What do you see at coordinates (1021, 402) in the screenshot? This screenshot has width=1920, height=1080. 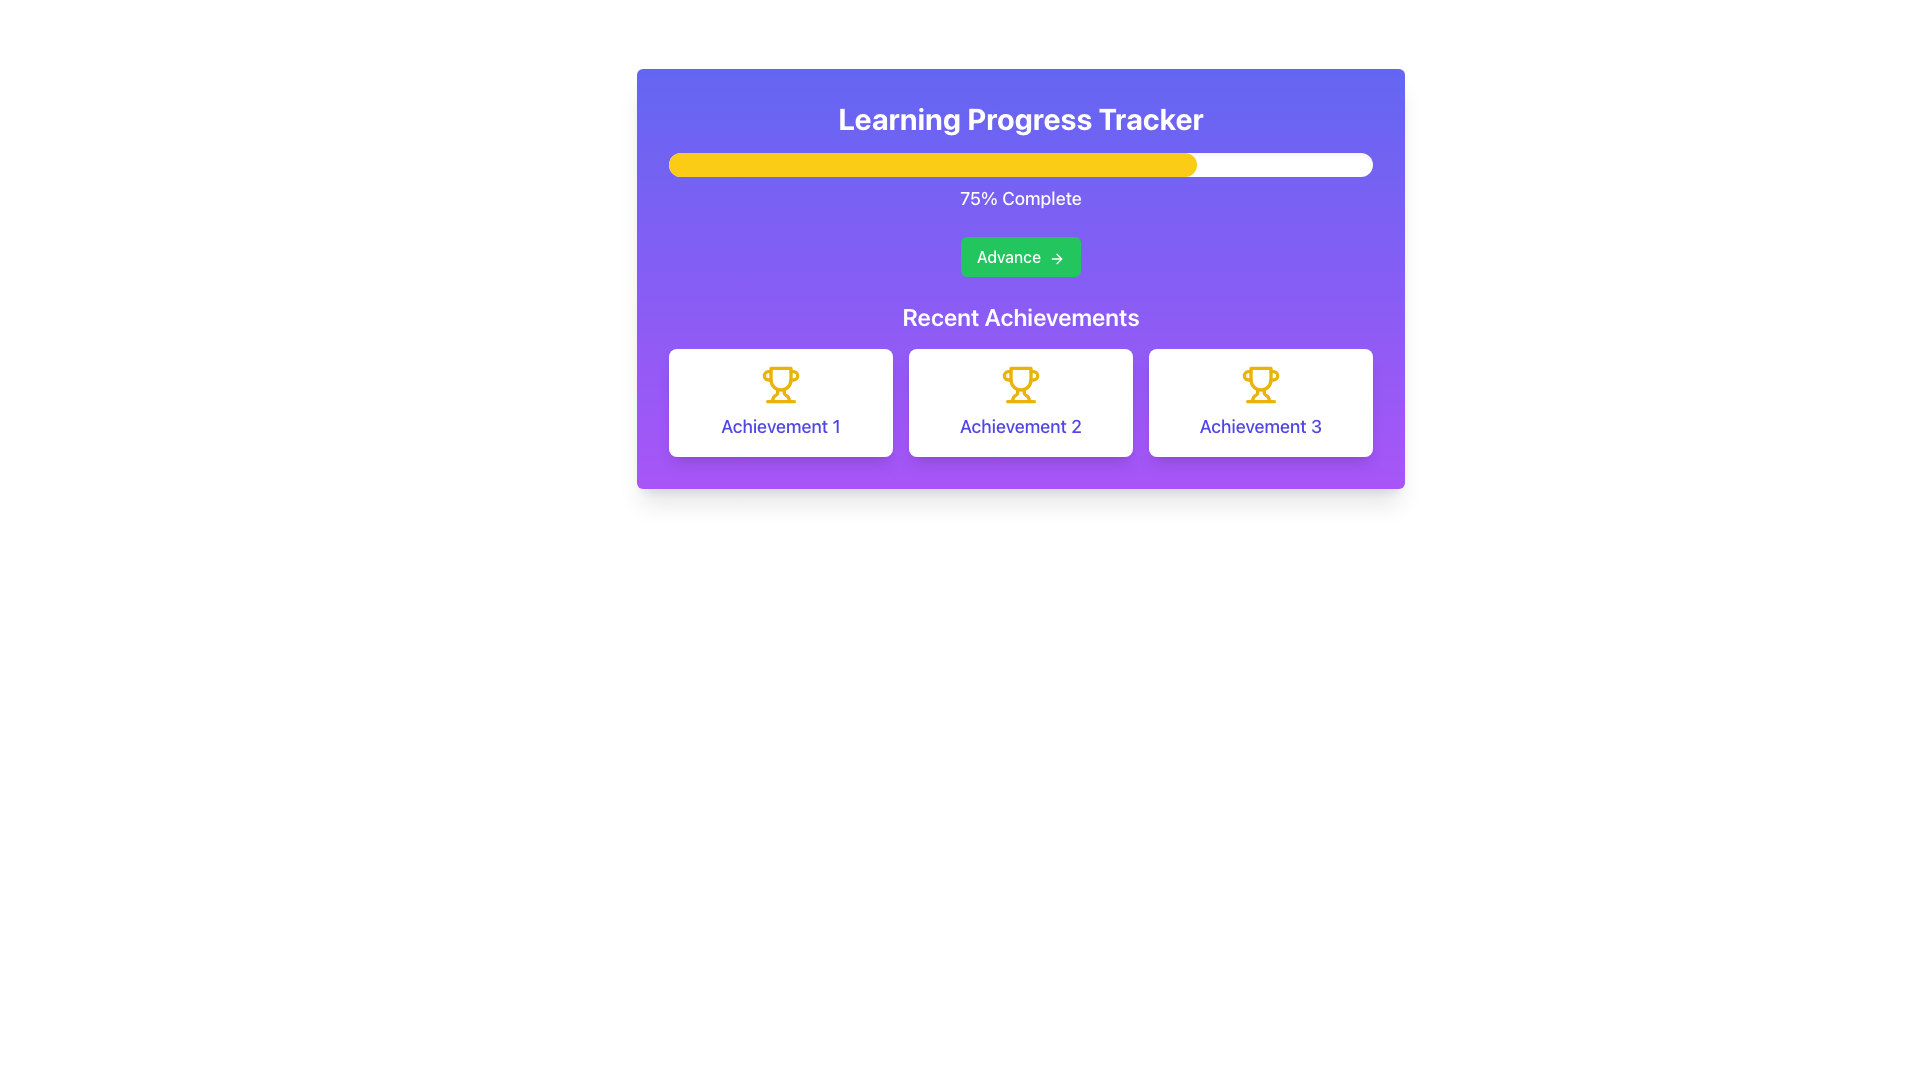 I see `the second static informational card displaying 'Achievement 2' with a yellow trophy icon in the 'Recent Achievements' section` at bounding box center [1021, 402].